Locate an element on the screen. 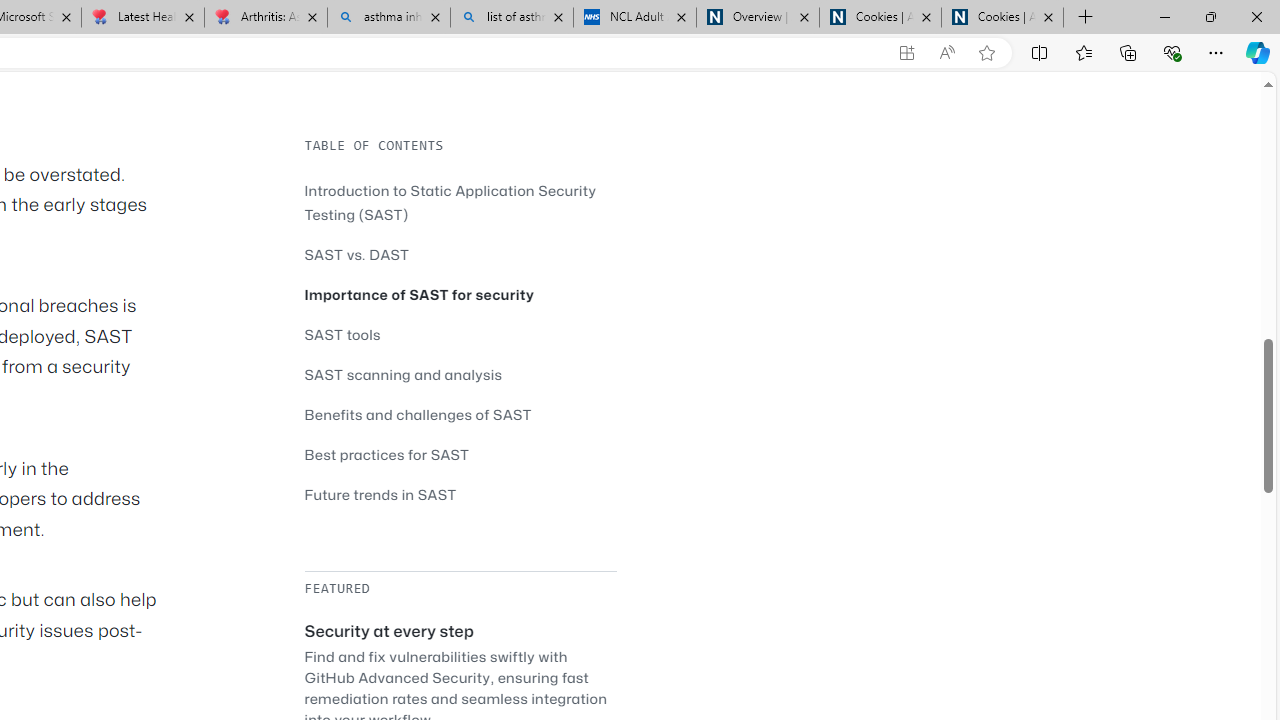 This screenshot has height=720, width=1280. 'Cookies | About | NICE' is located at coordinates (1002, 17).